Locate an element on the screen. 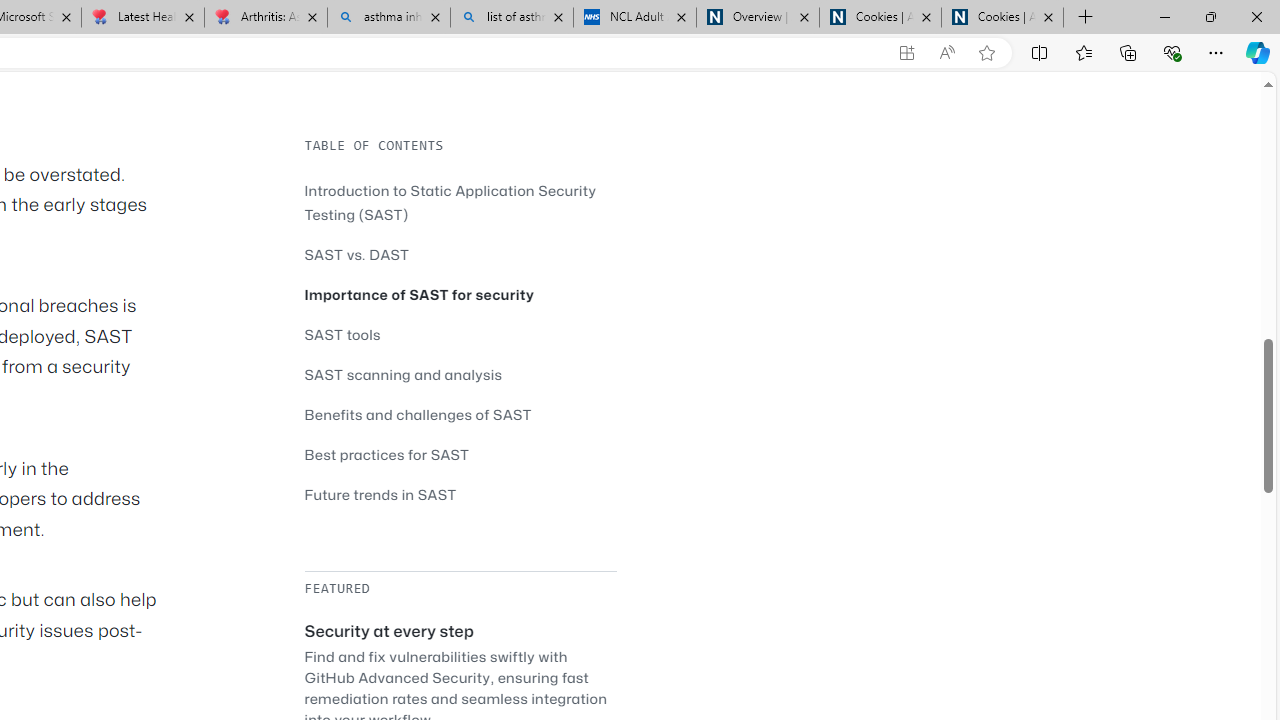 This screenshot has height=720, width=1280. 'Cookies | About | NICE' is located at coordinates (1002, 17).